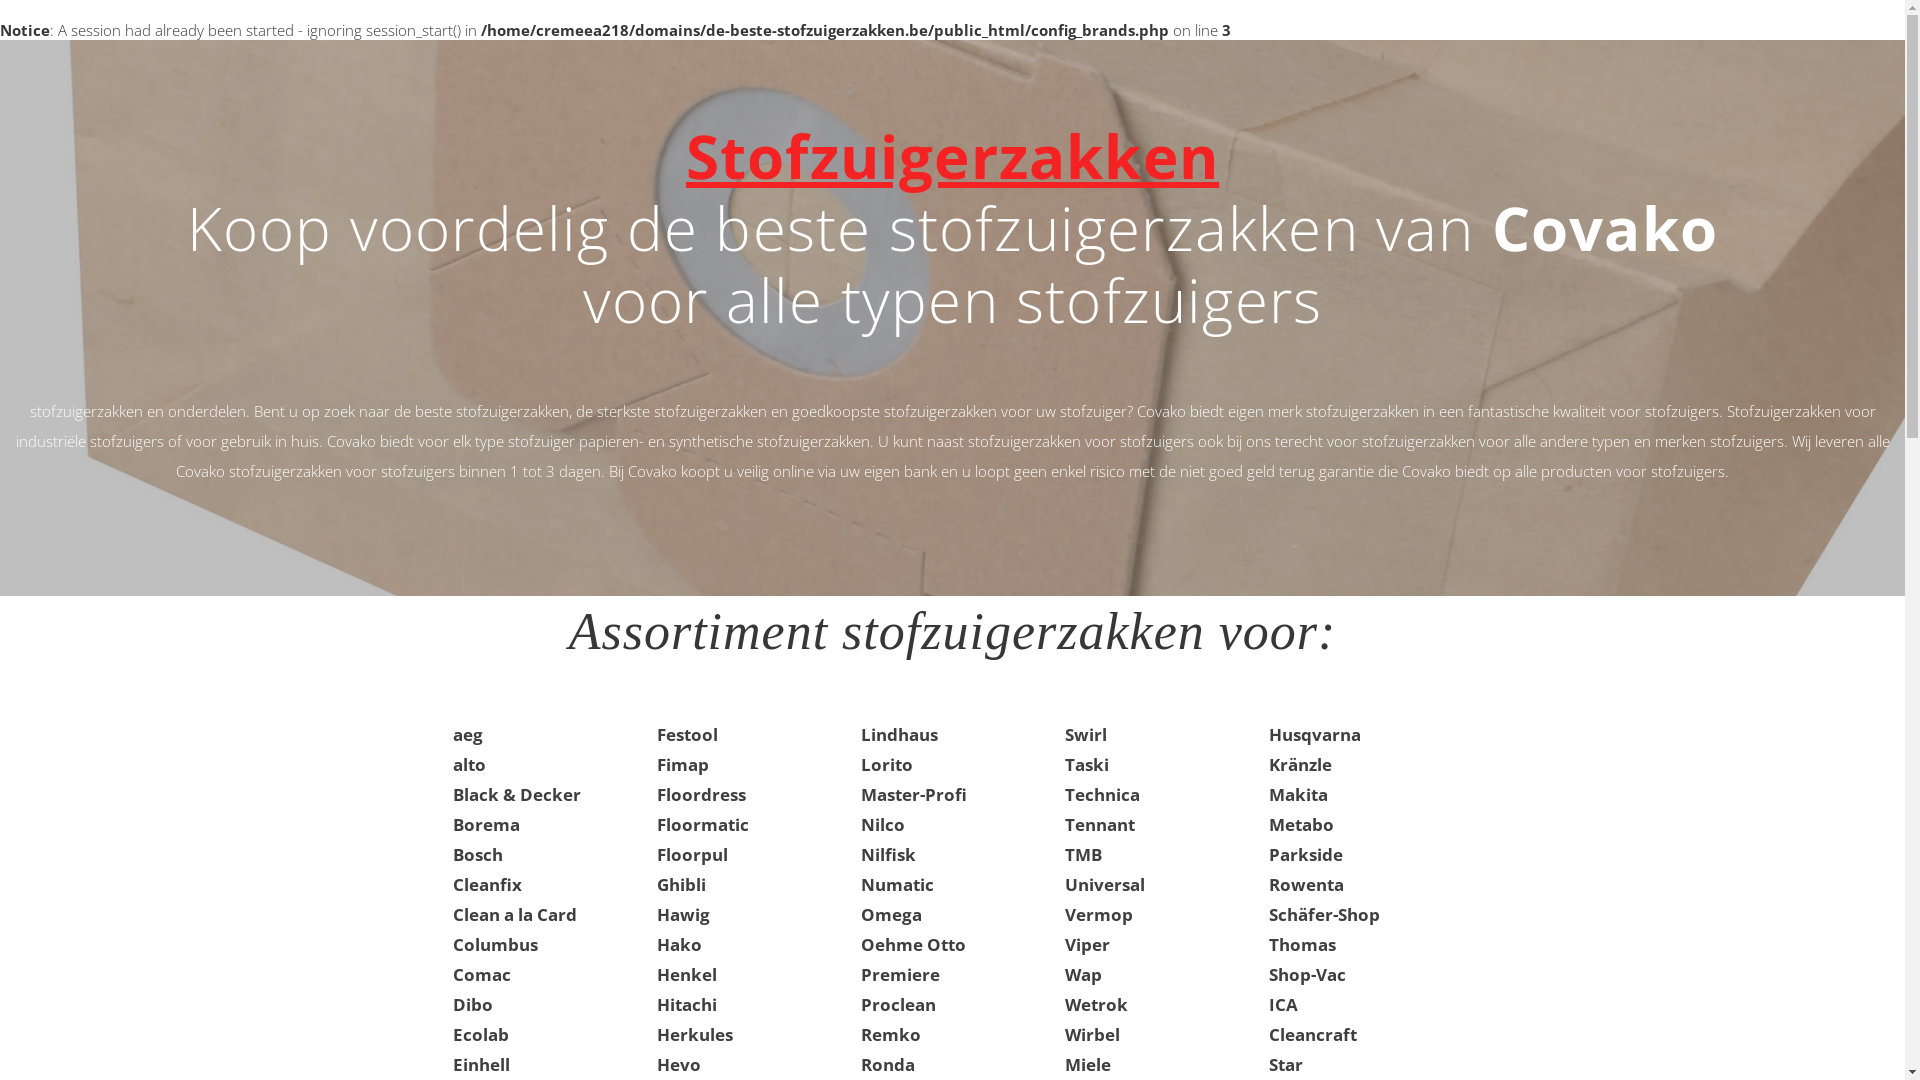 The image size is (1920, 1080). I want to click on 'Tennant', so click(1098, 824).